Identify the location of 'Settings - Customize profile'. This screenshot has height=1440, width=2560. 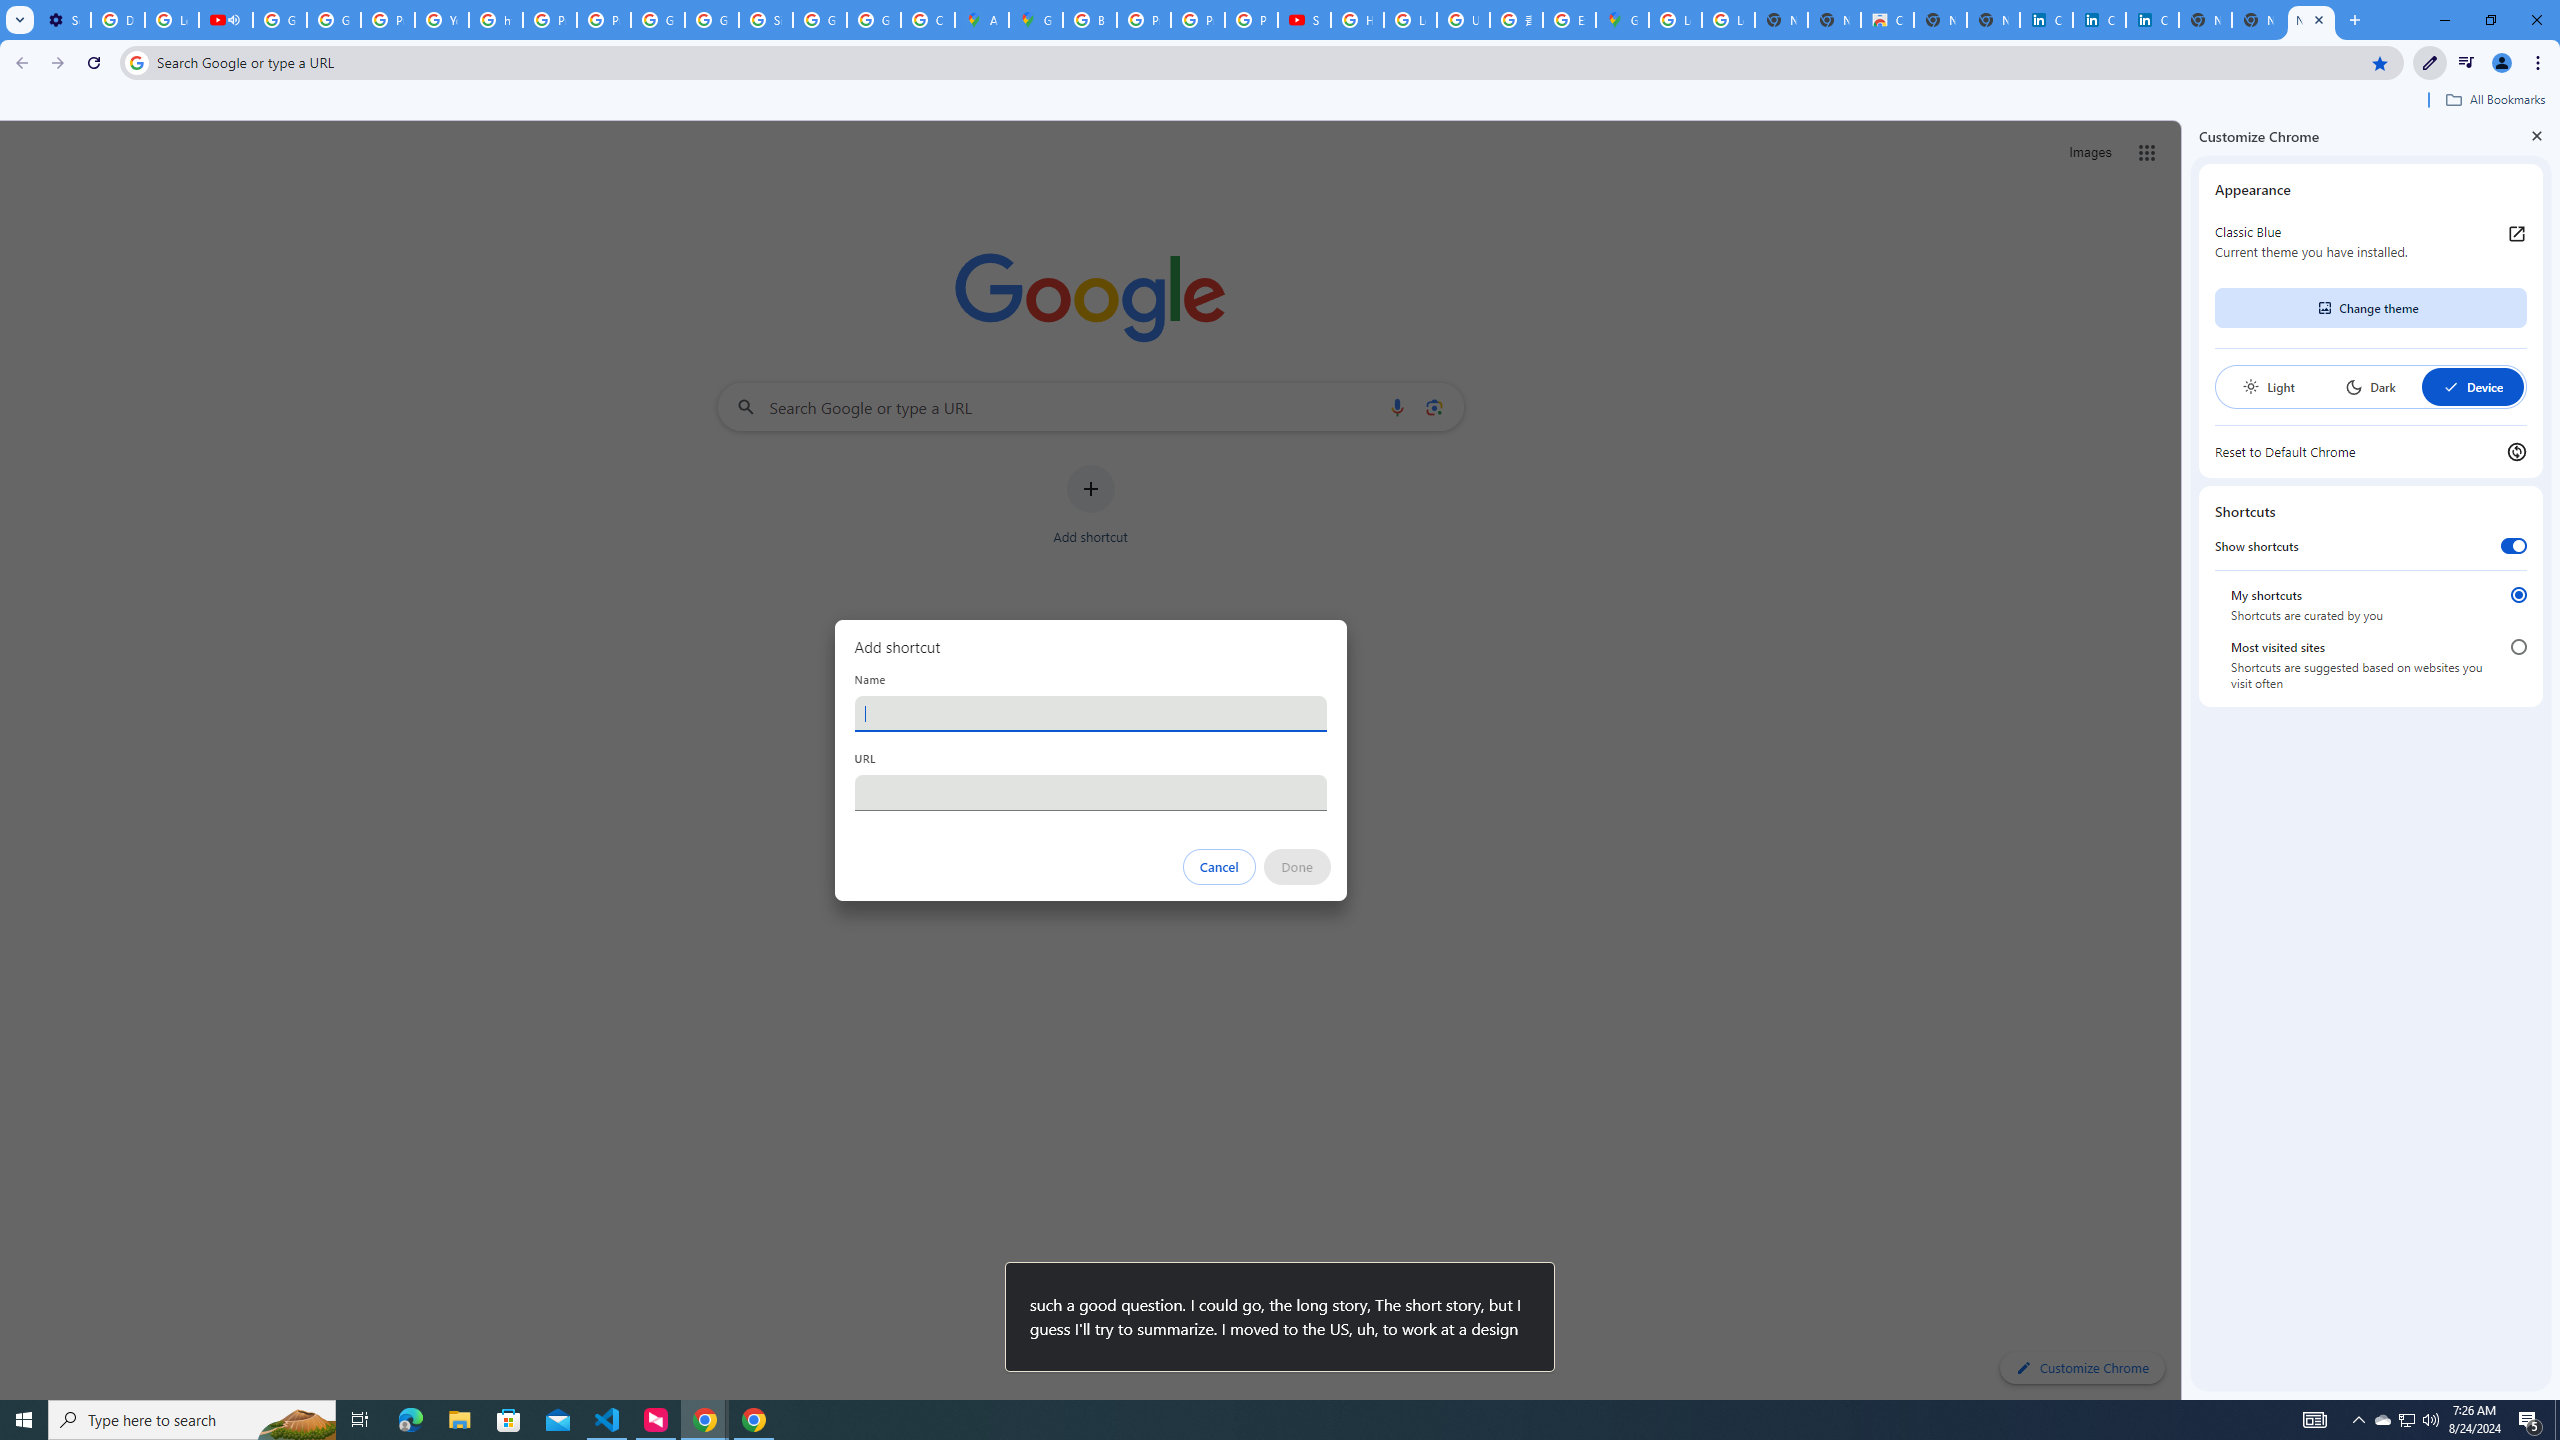
(64, 19).